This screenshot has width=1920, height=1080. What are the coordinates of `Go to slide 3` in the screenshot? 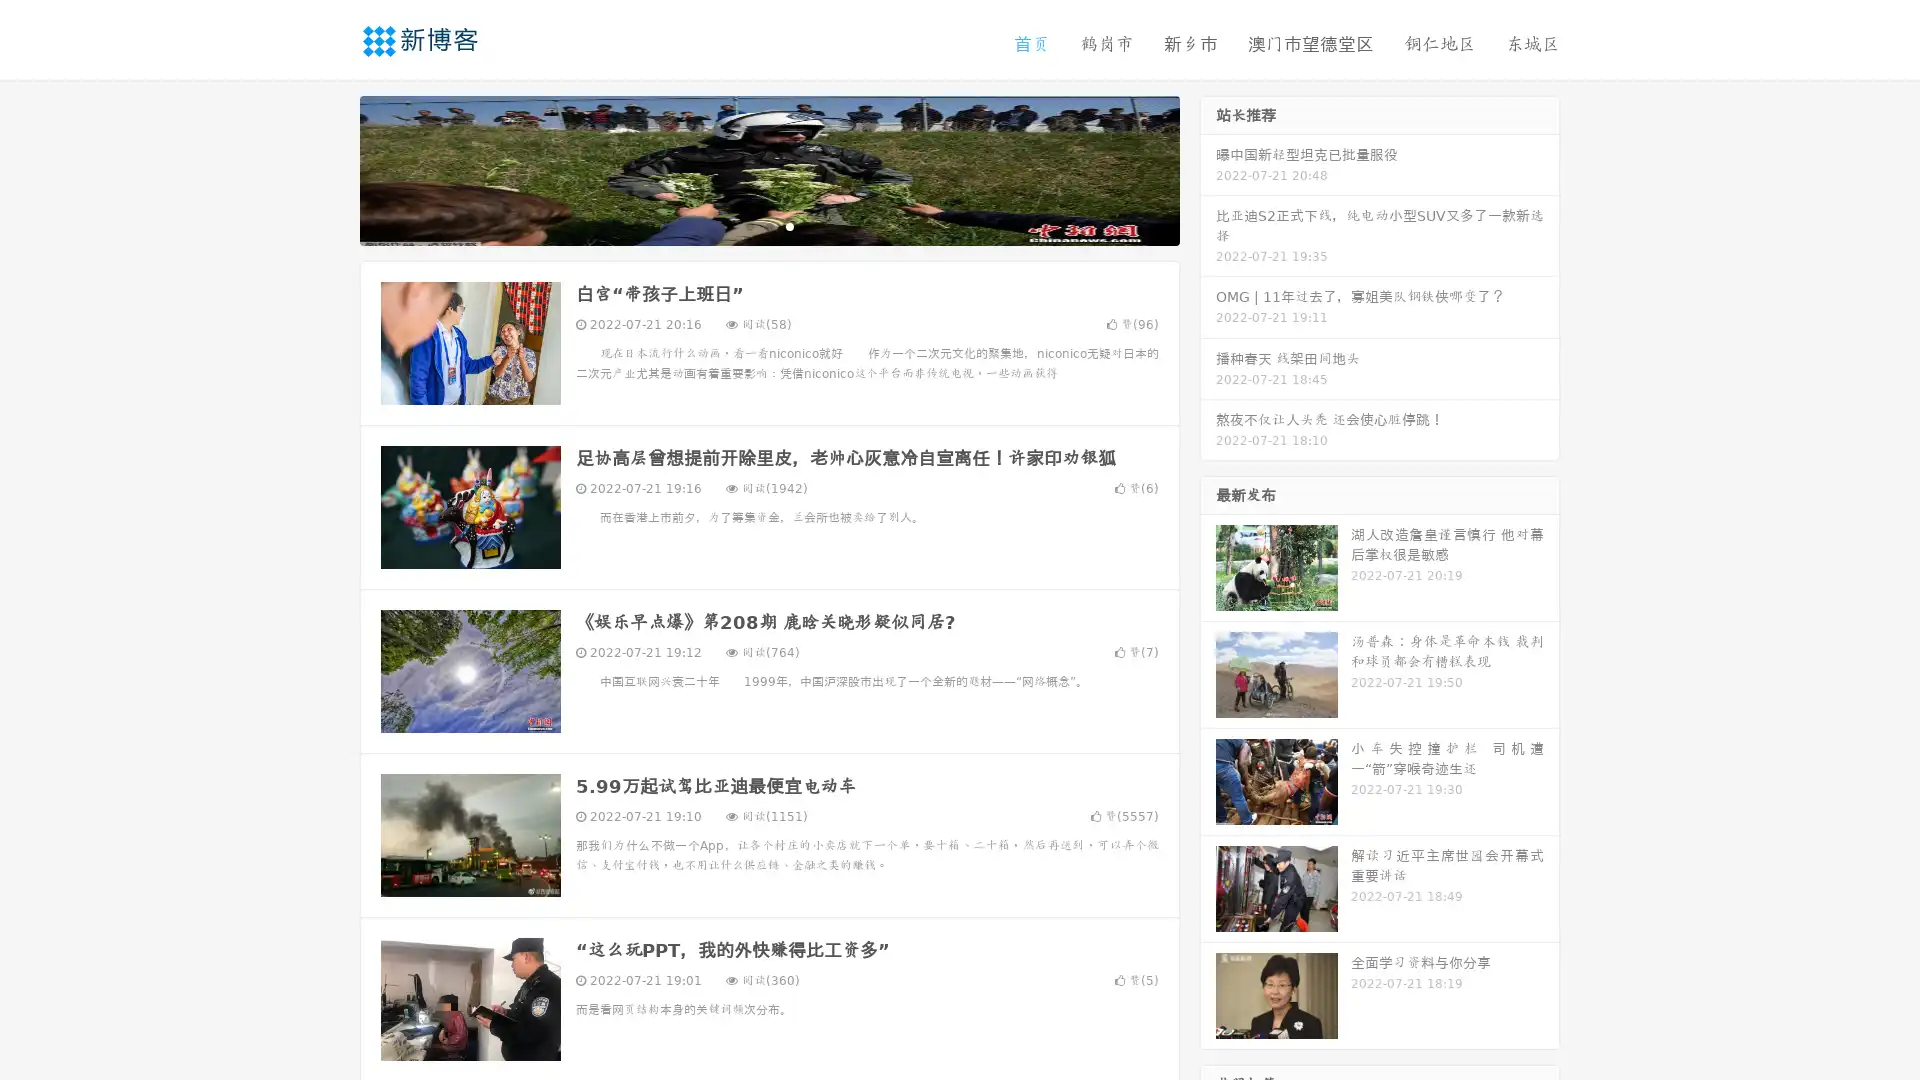 It's located at (789, 225).